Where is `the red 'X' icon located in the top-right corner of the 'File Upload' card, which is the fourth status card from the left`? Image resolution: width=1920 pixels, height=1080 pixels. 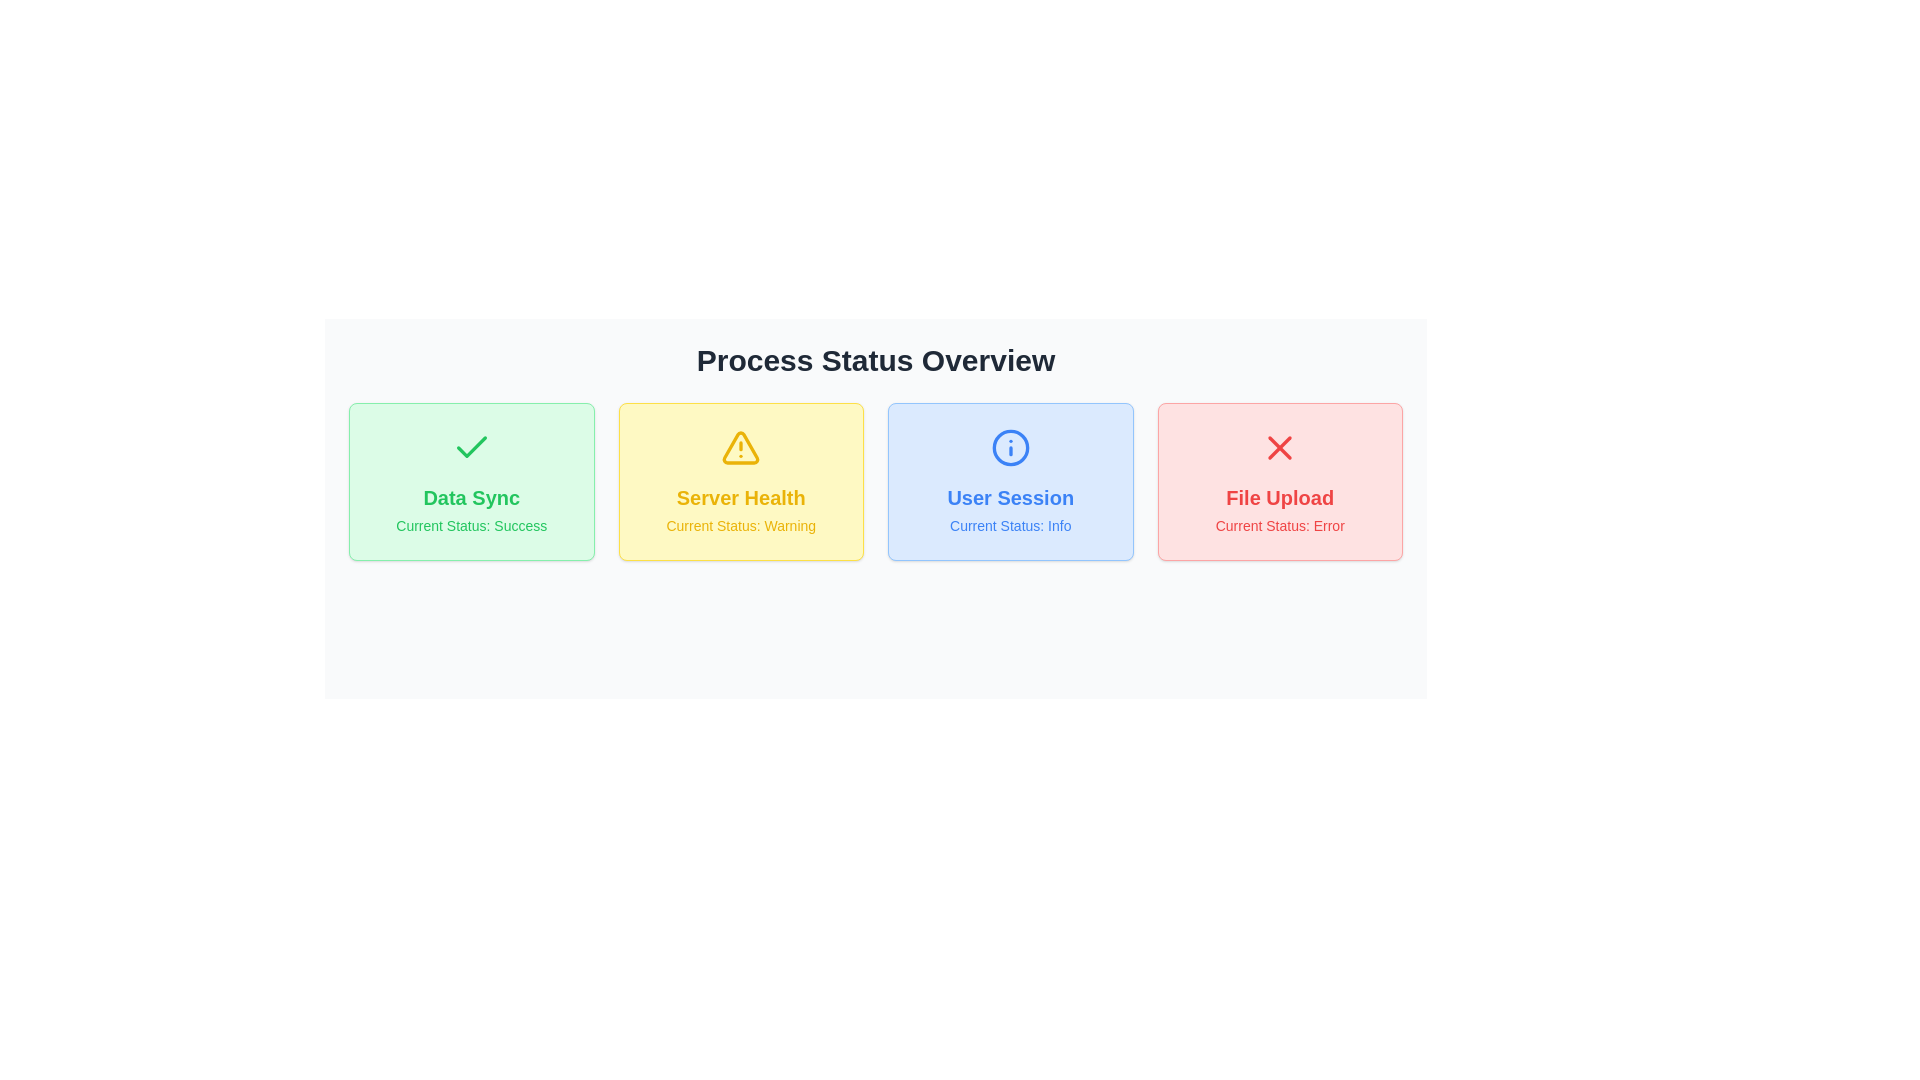
the red 'X' icon located in the top-right corner of the 'File Upload' card, which is the fourth status card from the left is located at coordinates (1280, 446).